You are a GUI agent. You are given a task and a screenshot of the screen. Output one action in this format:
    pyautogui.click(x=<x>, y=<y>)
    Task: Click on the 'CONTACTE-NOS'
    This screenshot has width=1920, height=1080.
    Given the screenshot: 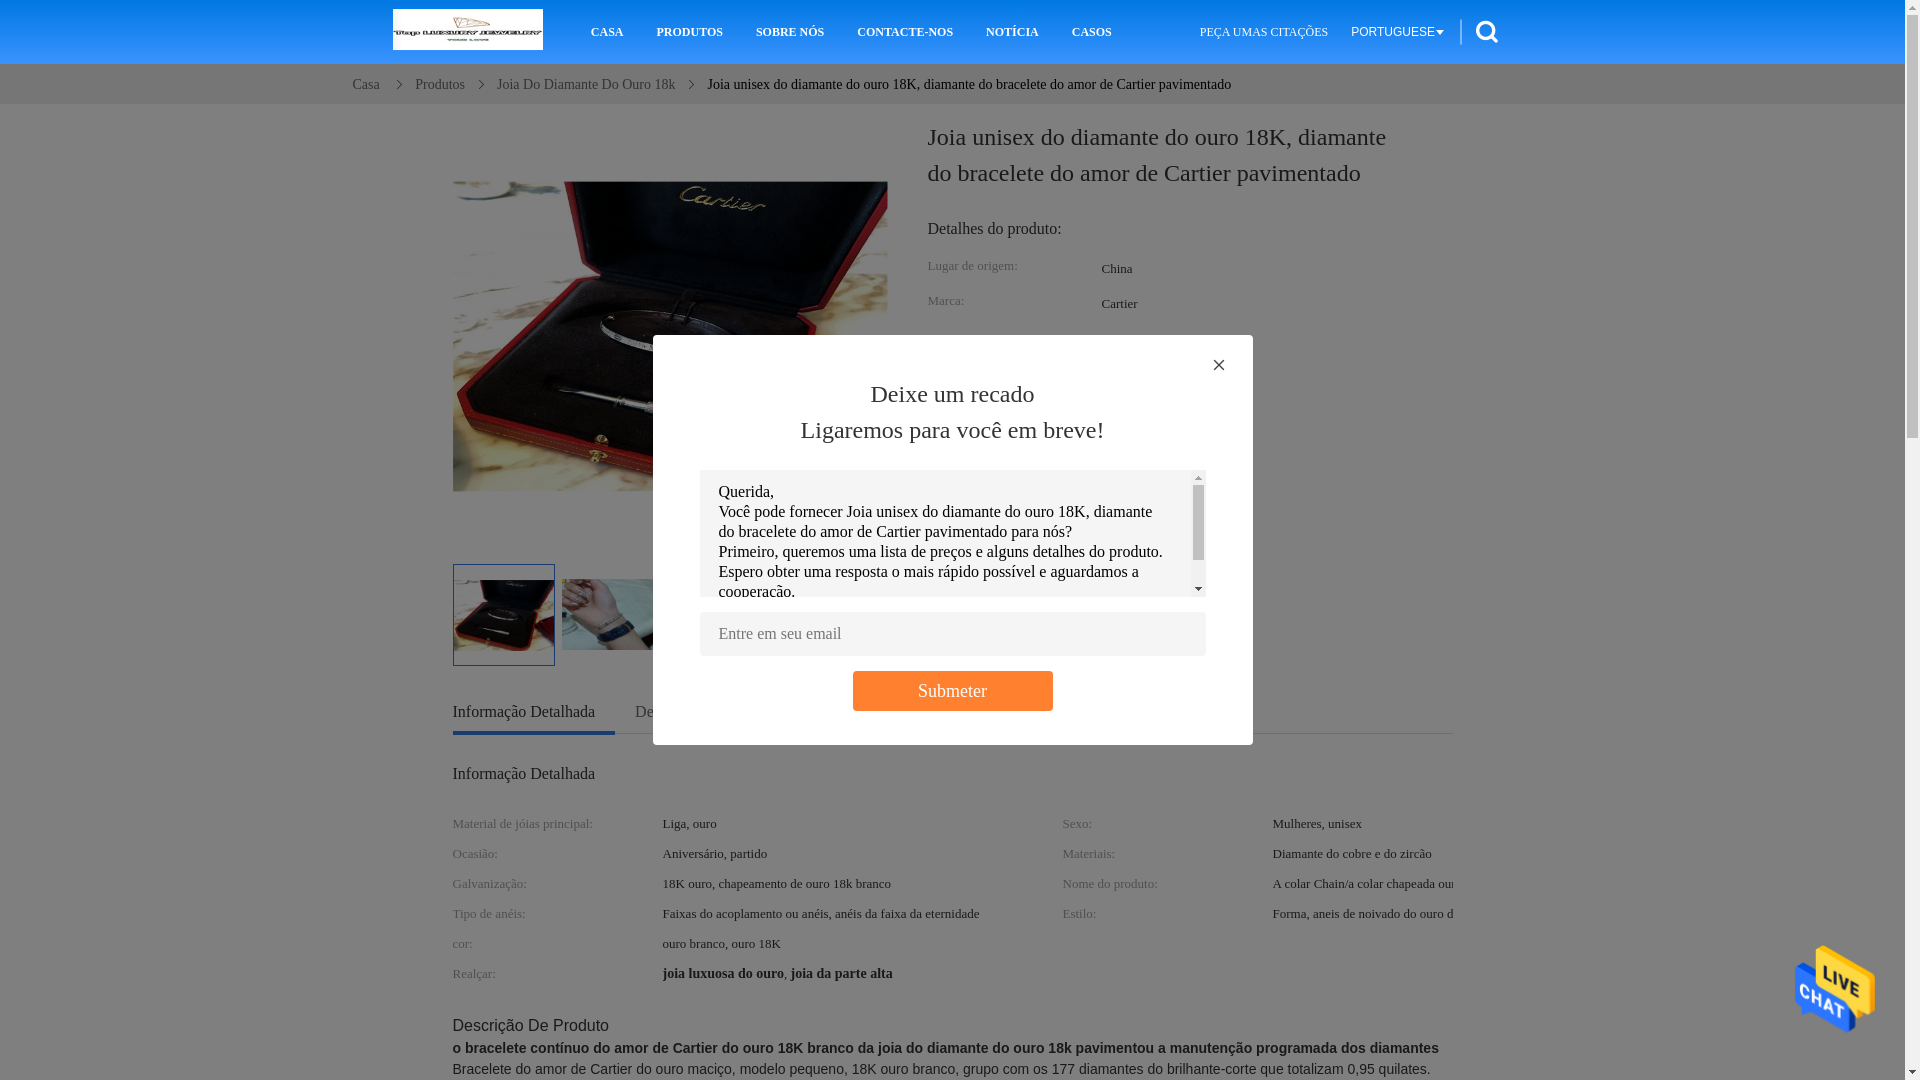 What is the action you would take?
    pyautogui.click(x=851, y=31)
    